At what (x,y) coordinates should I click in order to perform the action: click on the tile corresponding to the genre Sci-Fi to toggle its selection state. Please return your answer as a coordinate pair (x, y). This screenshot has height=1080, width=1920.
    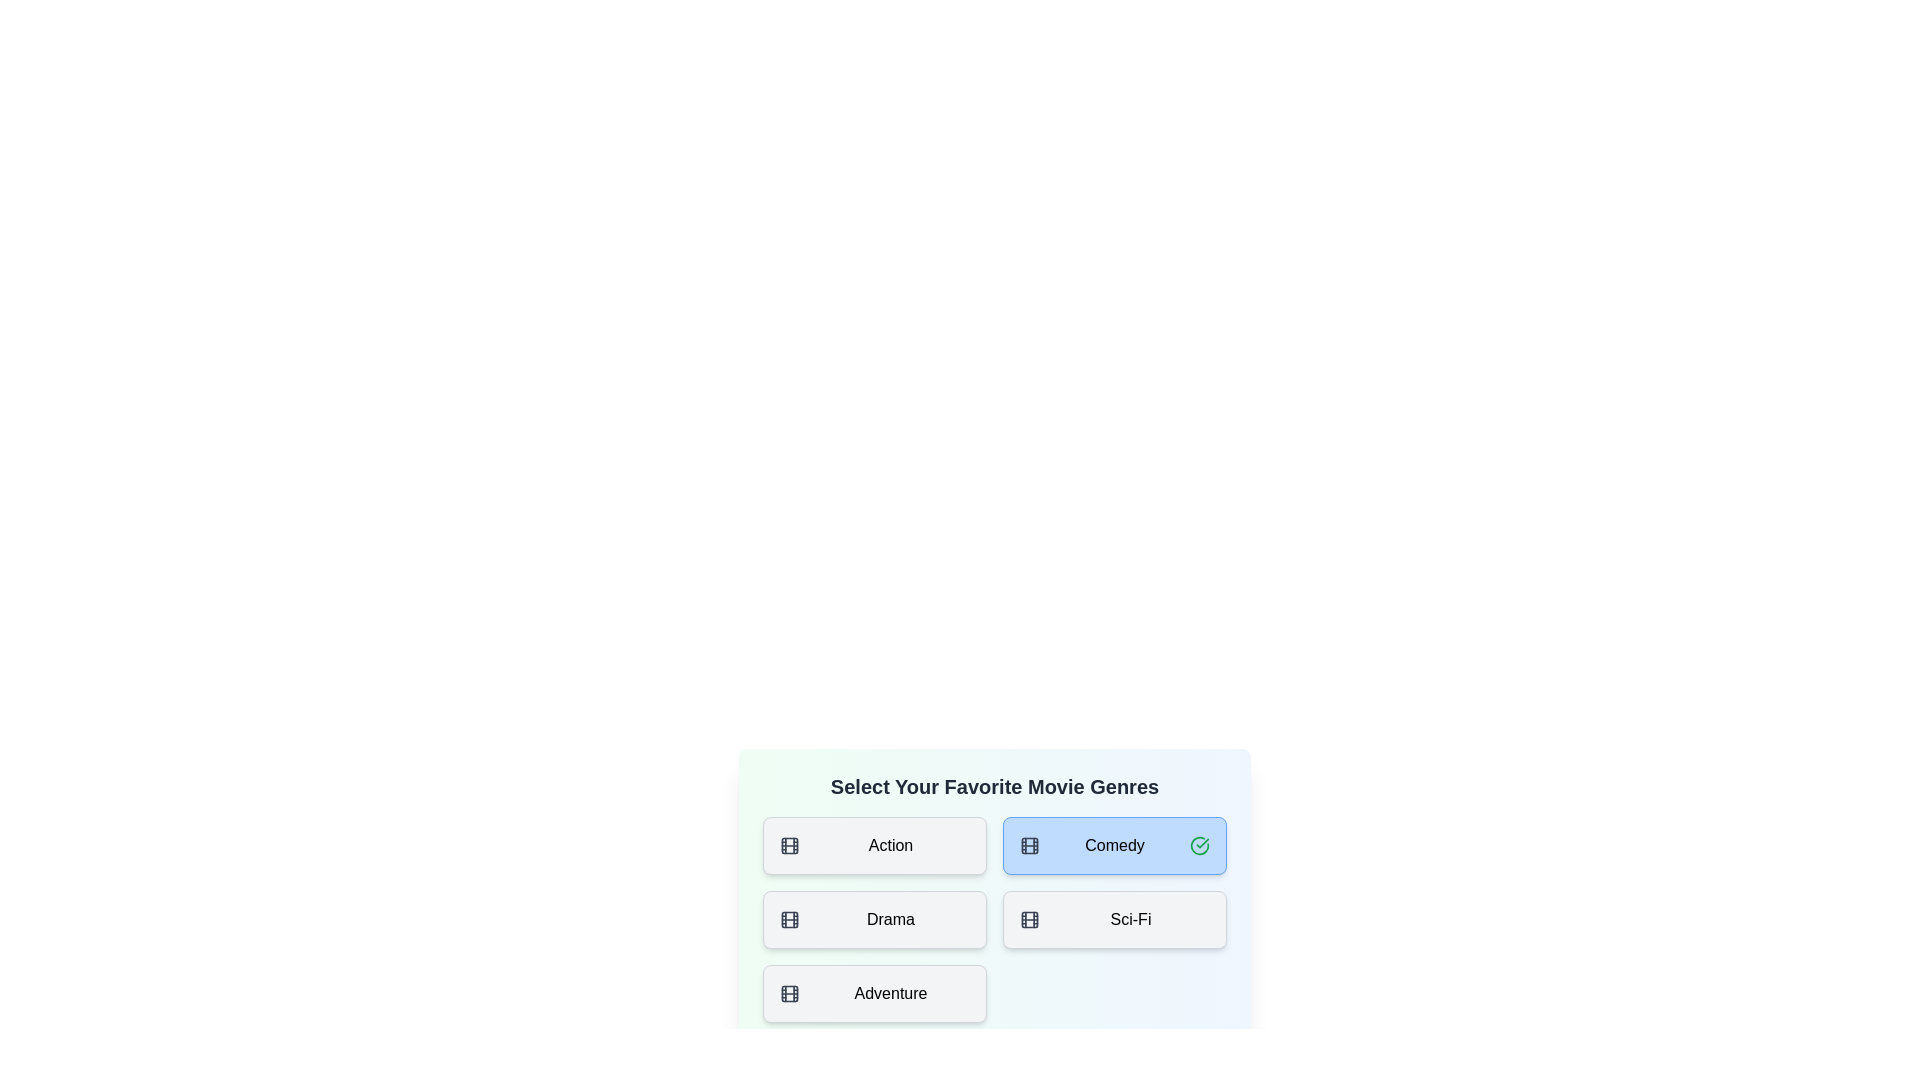
    Looking at the image, I should click on (1113, 920).